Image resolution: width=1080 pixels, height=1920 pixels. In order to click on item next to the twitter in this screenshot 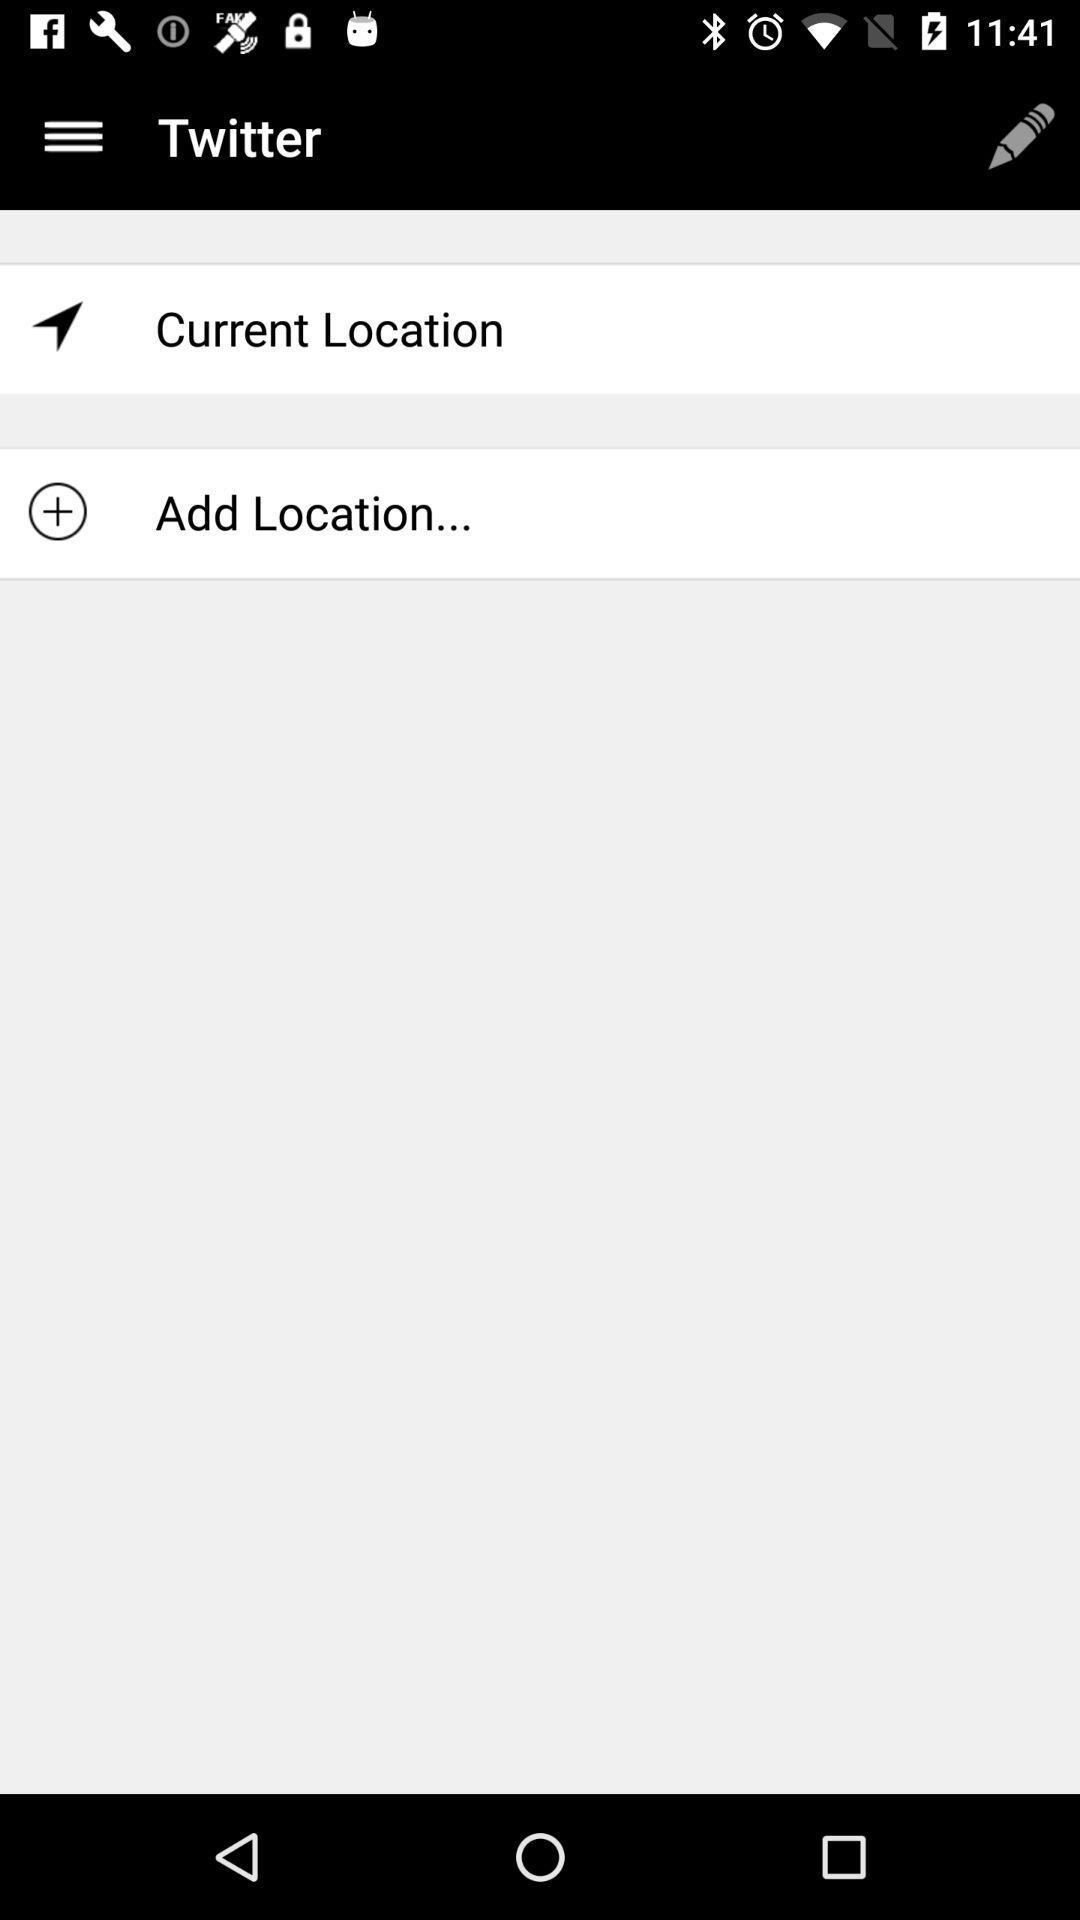, I will do `click(72, 135)`.